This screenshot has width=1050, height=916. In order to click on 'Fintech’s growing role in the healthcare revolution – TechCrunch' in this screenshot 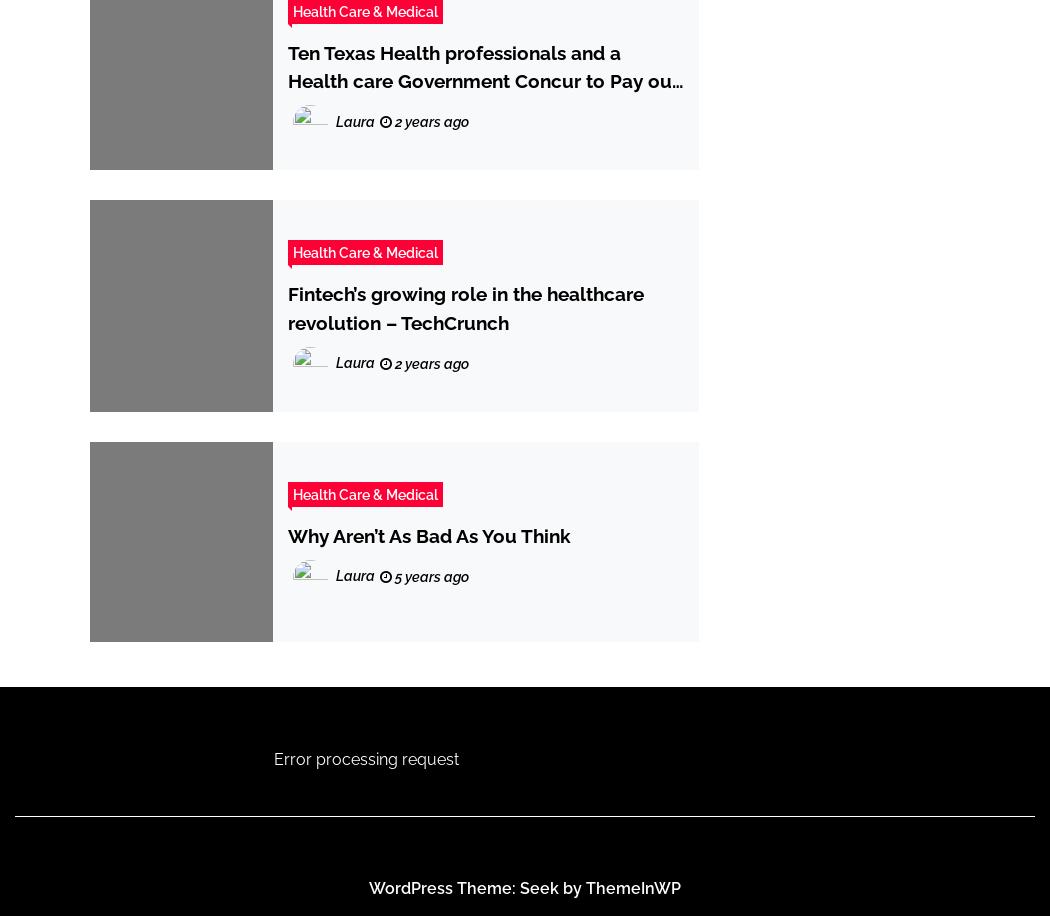, I will do `click(465, 306)`.